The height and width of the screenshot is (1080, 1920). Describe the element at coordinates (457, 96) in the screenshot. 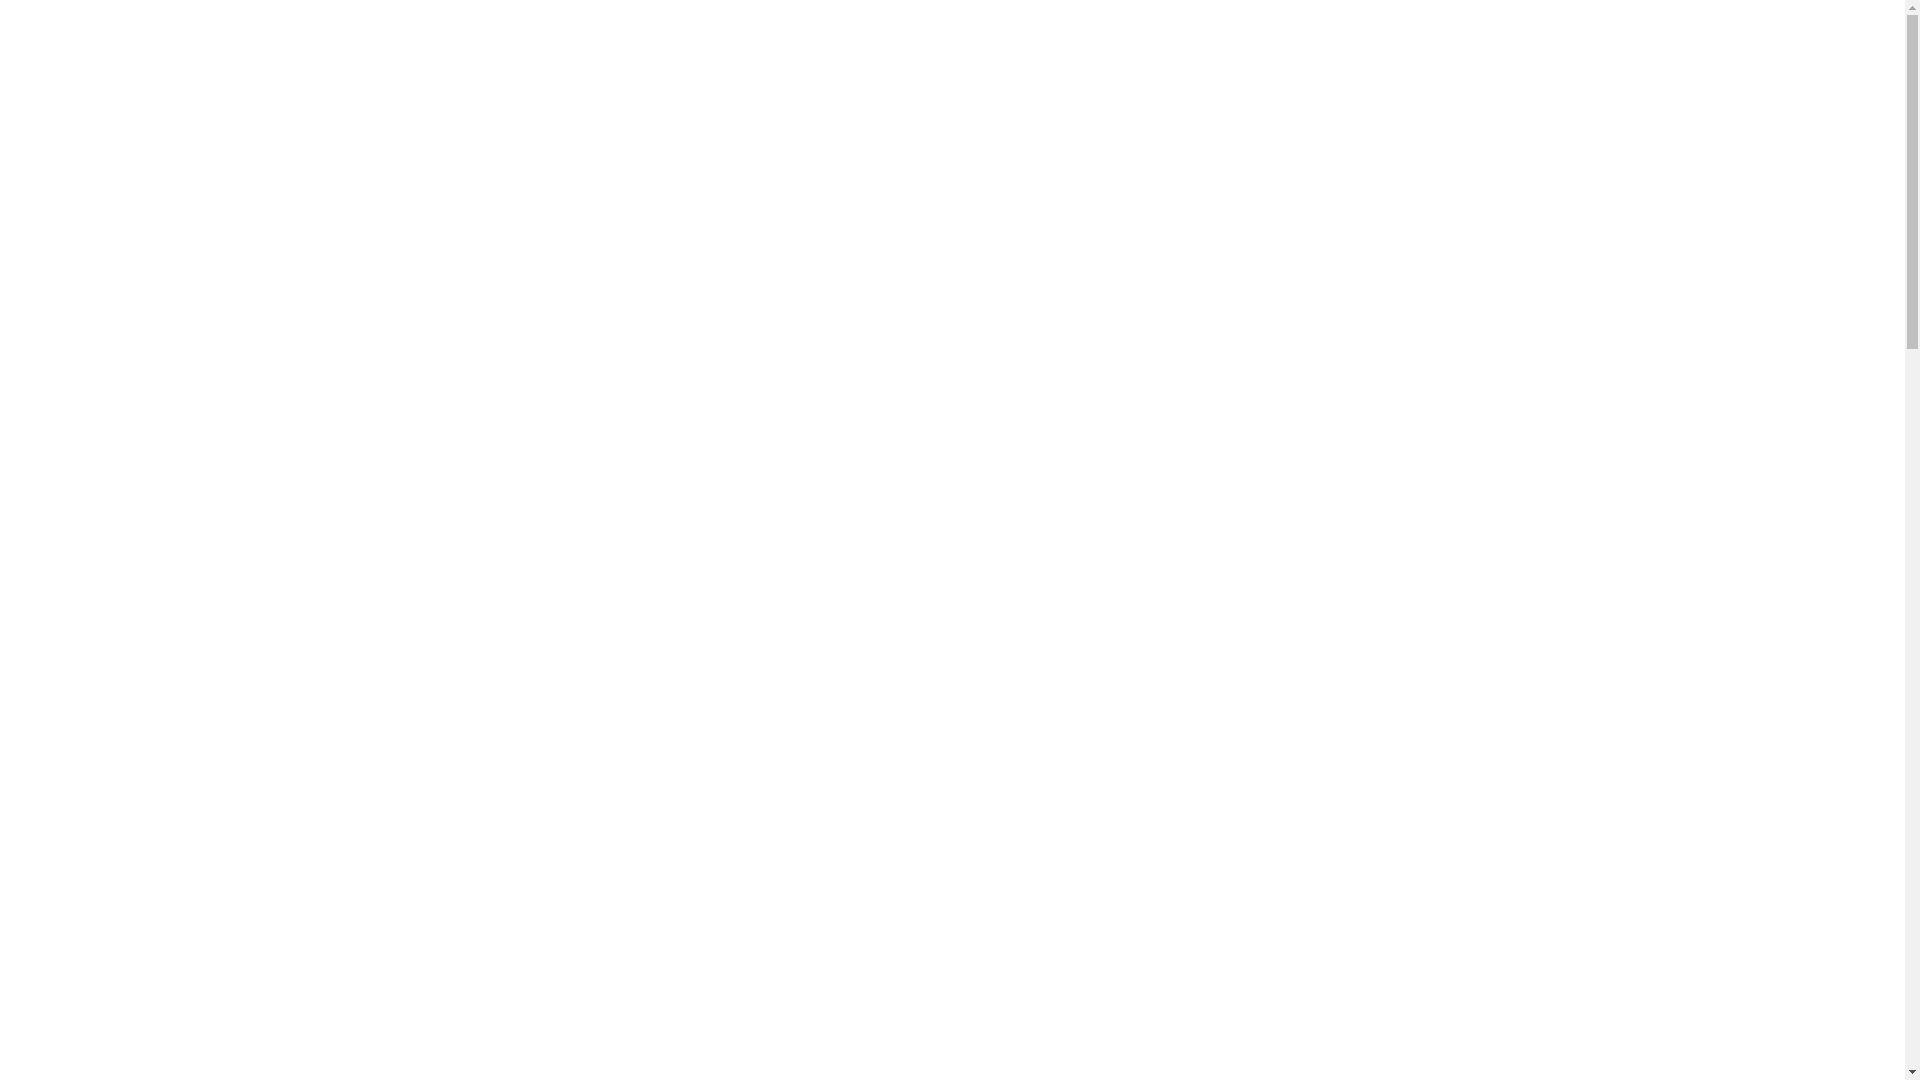

I see `'Brighton'` at that location.